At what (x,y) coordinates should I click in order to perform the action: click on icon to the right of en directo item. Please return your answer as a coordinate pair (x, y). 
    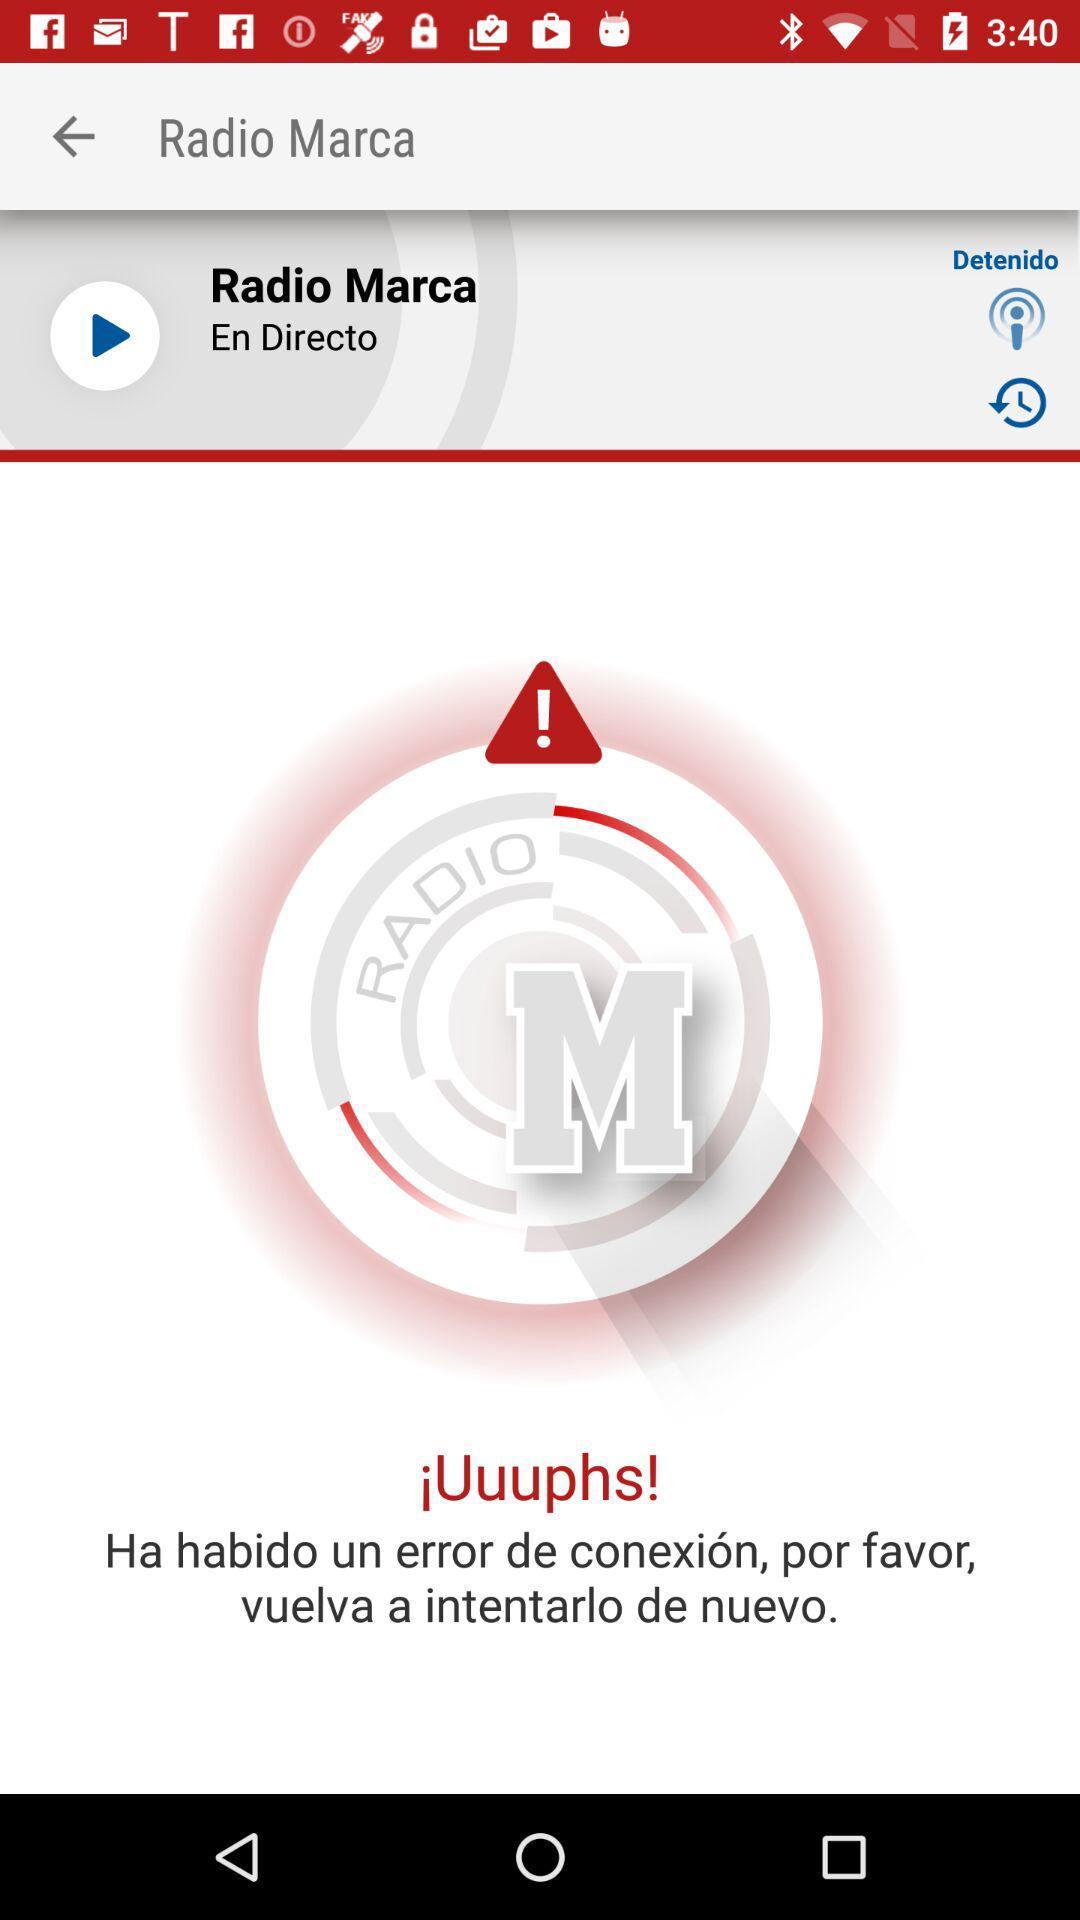
    Looking at the image, I should click on (1017, 317).